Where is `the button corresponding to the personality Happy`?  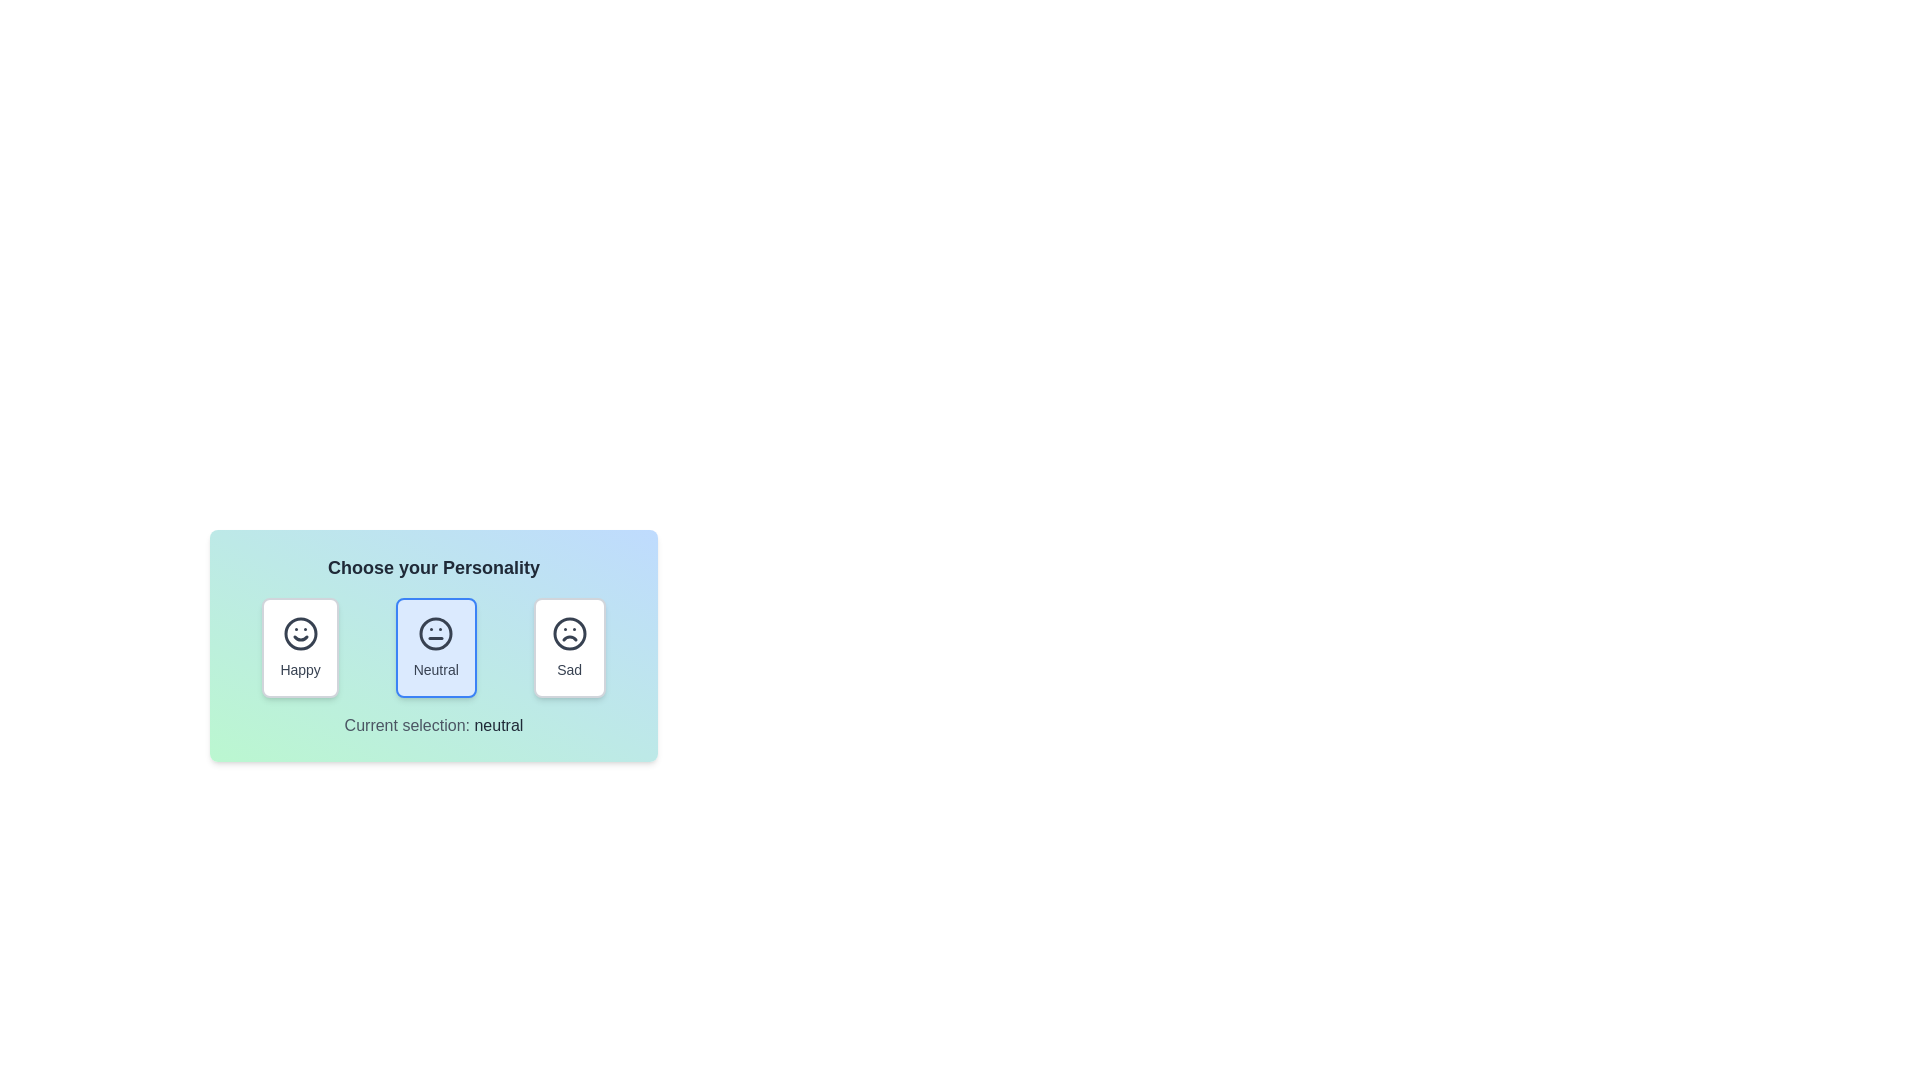
the button corresponding to the personality Happy is located at coordinates (299, 648).